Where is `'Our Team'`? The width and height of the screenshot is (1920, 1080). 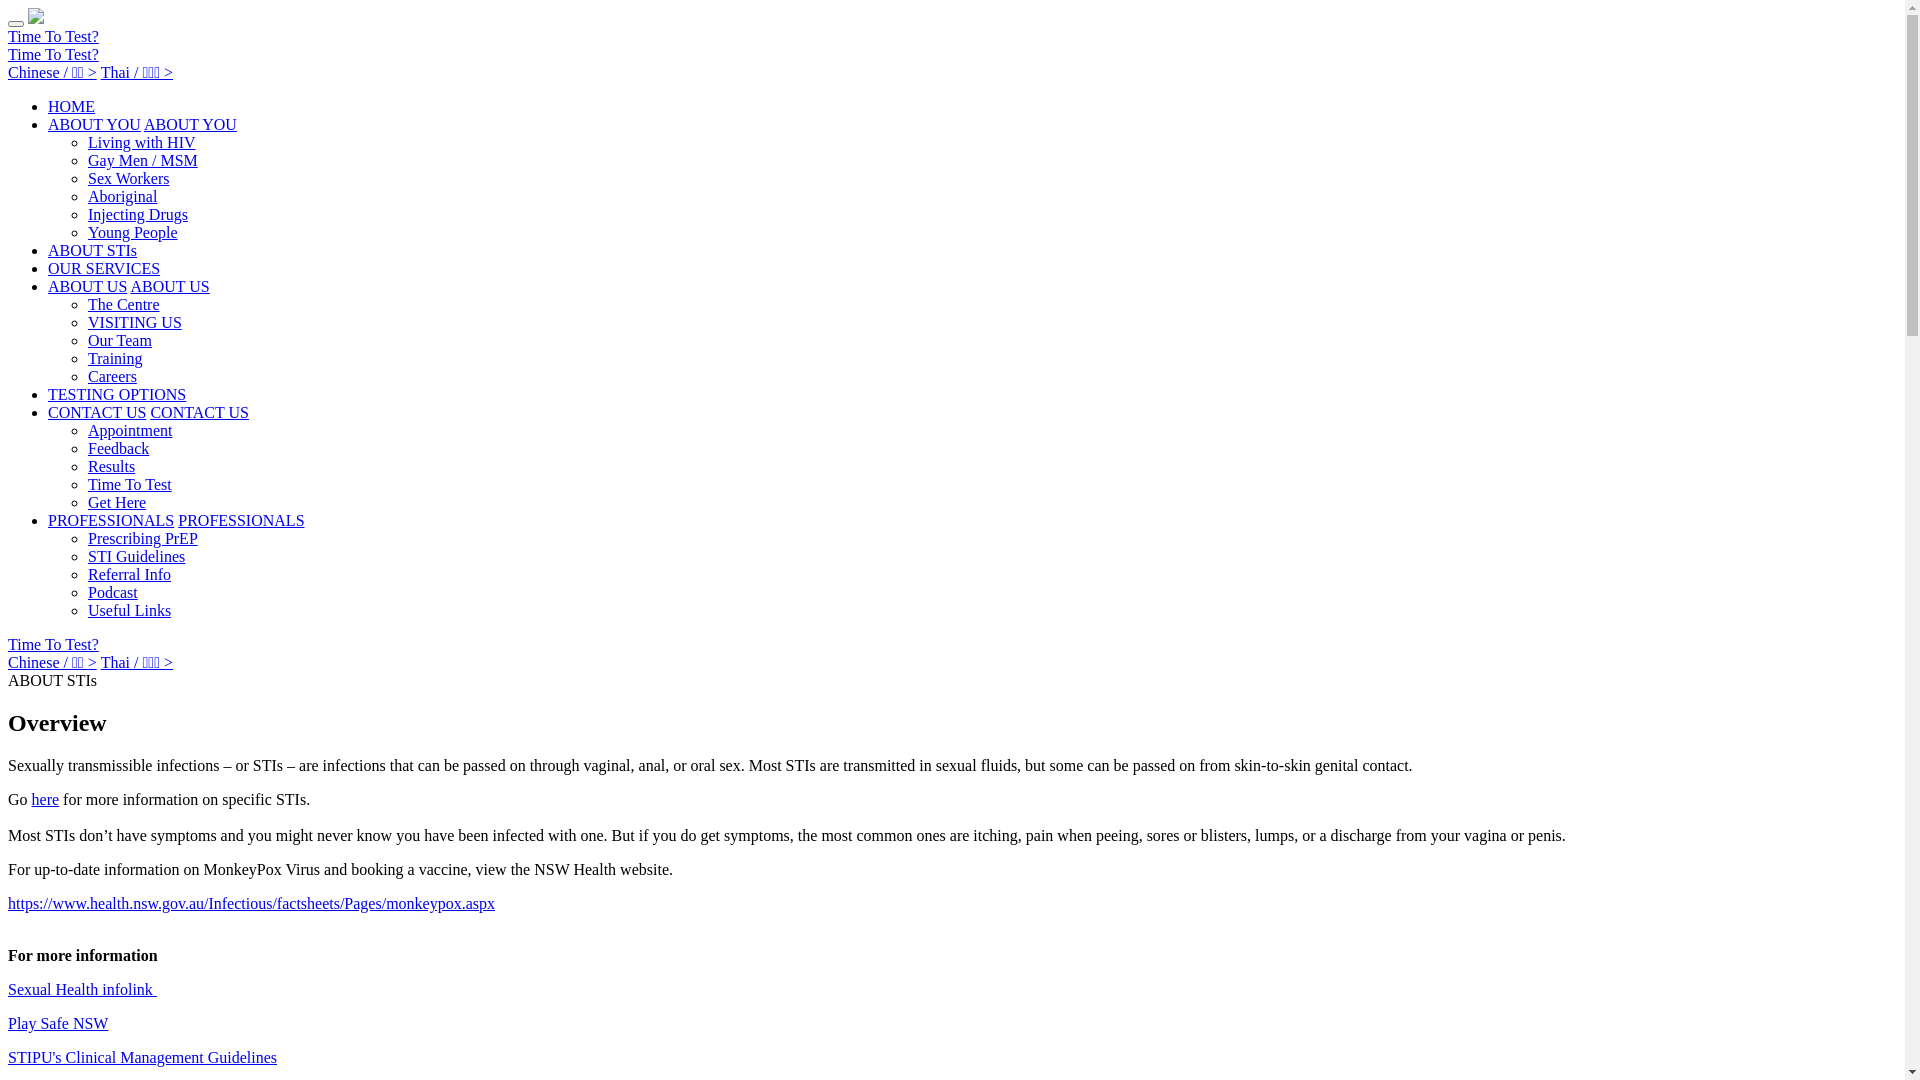 'Our Team' is located at coordinates (119, 339).